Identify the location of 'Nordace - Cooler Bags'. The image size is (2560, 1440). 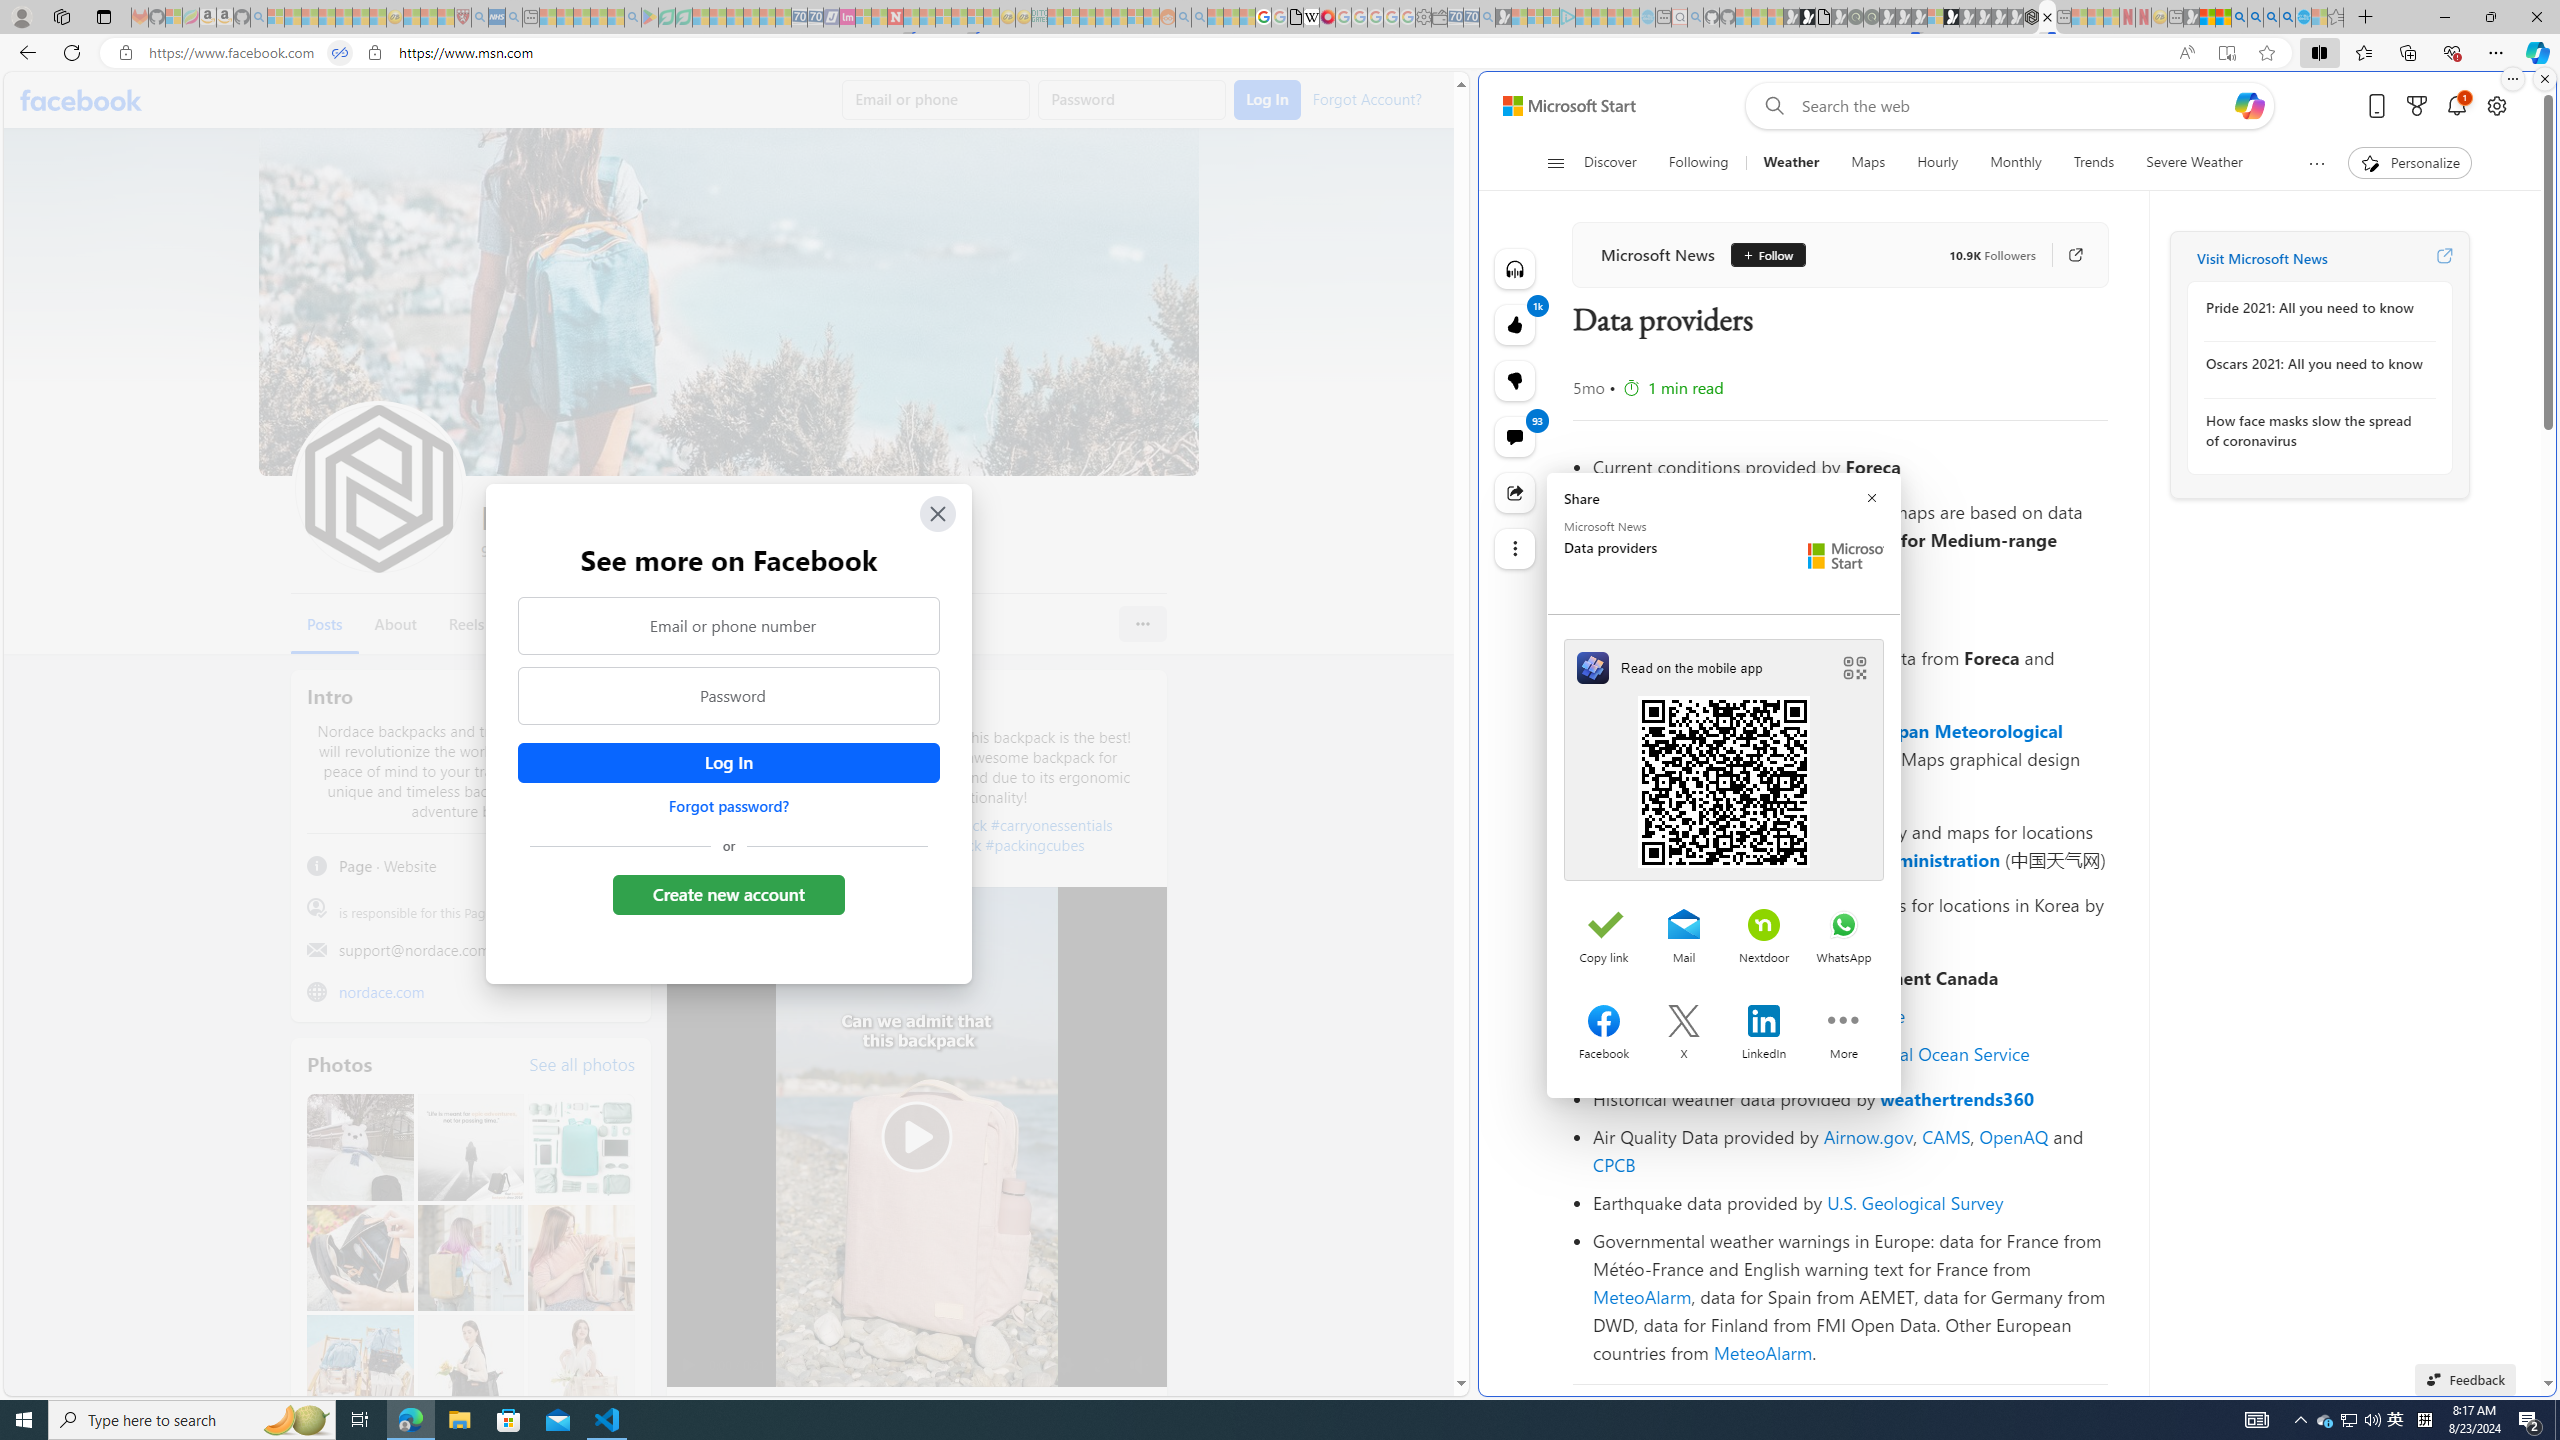
(2030, 16).